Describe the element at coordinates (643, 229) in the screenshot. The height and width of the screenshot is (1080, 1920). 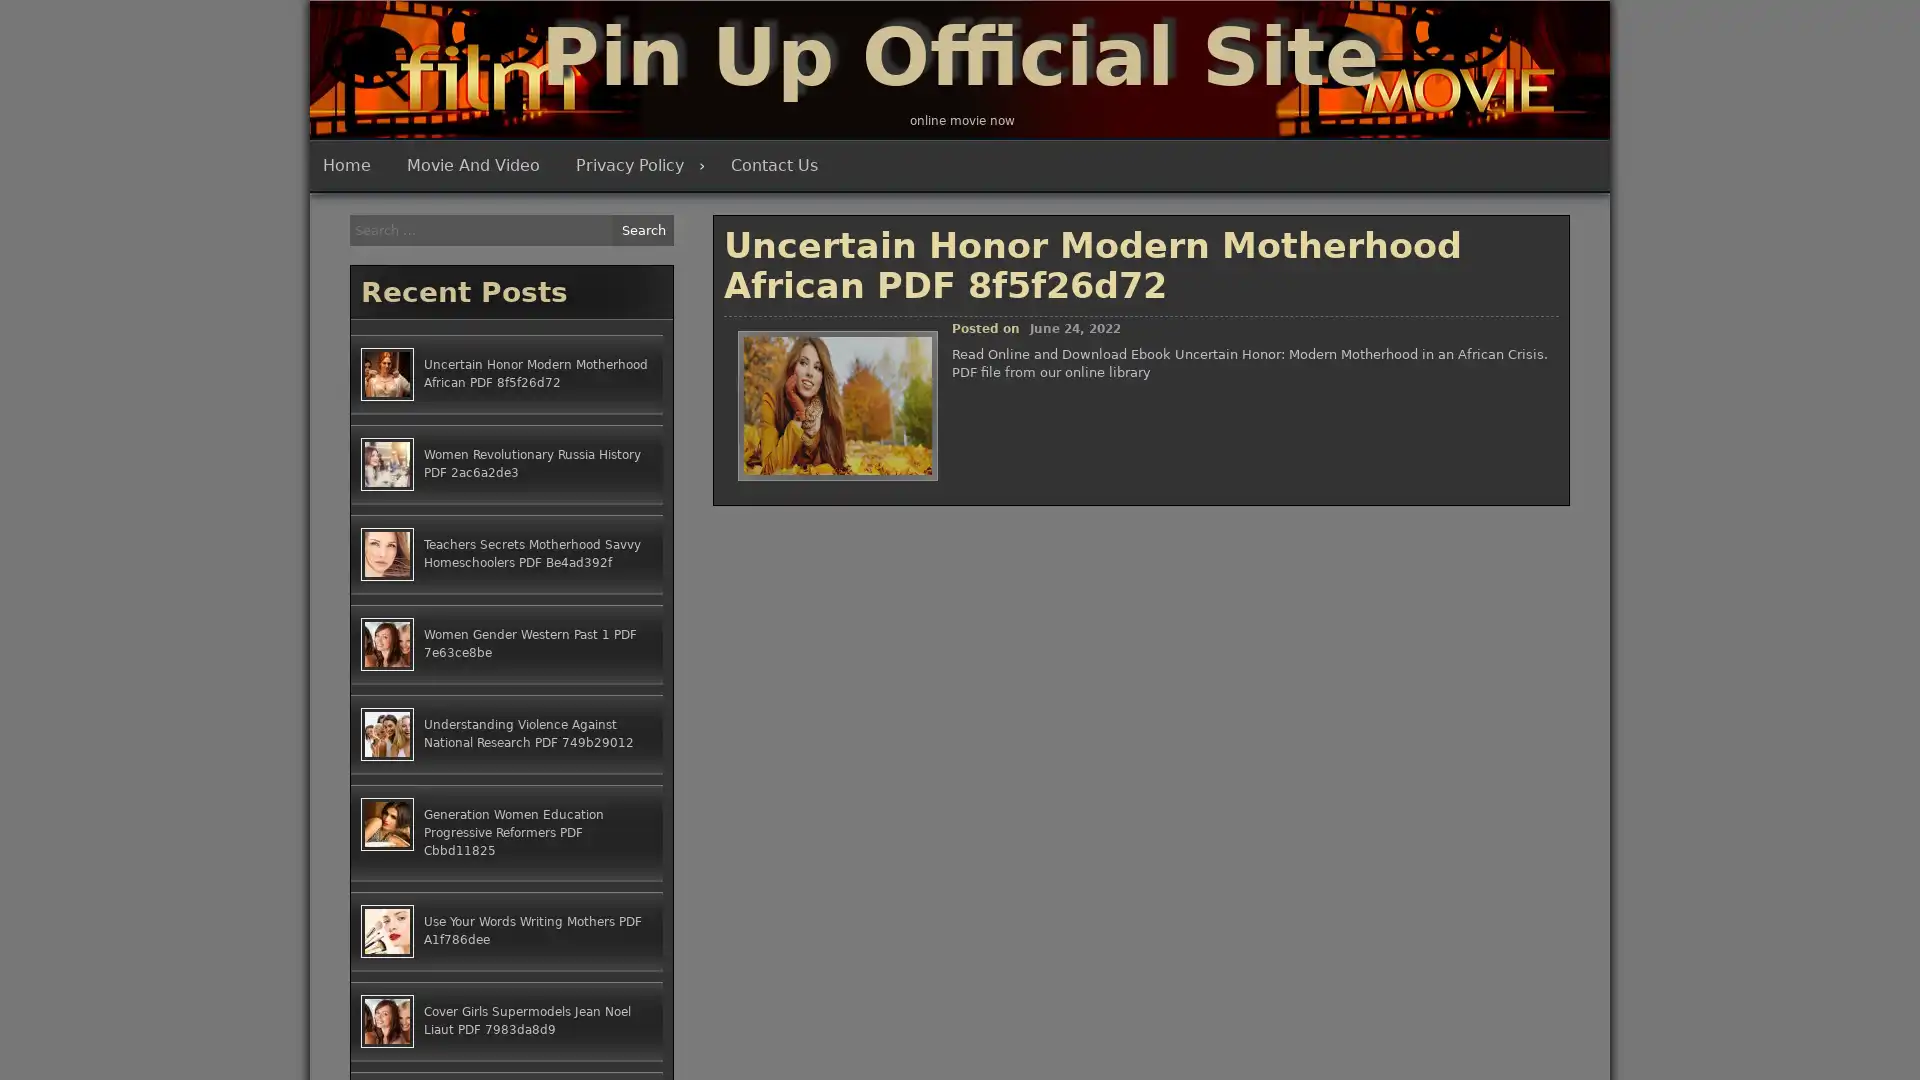
I see `Search` at that location.